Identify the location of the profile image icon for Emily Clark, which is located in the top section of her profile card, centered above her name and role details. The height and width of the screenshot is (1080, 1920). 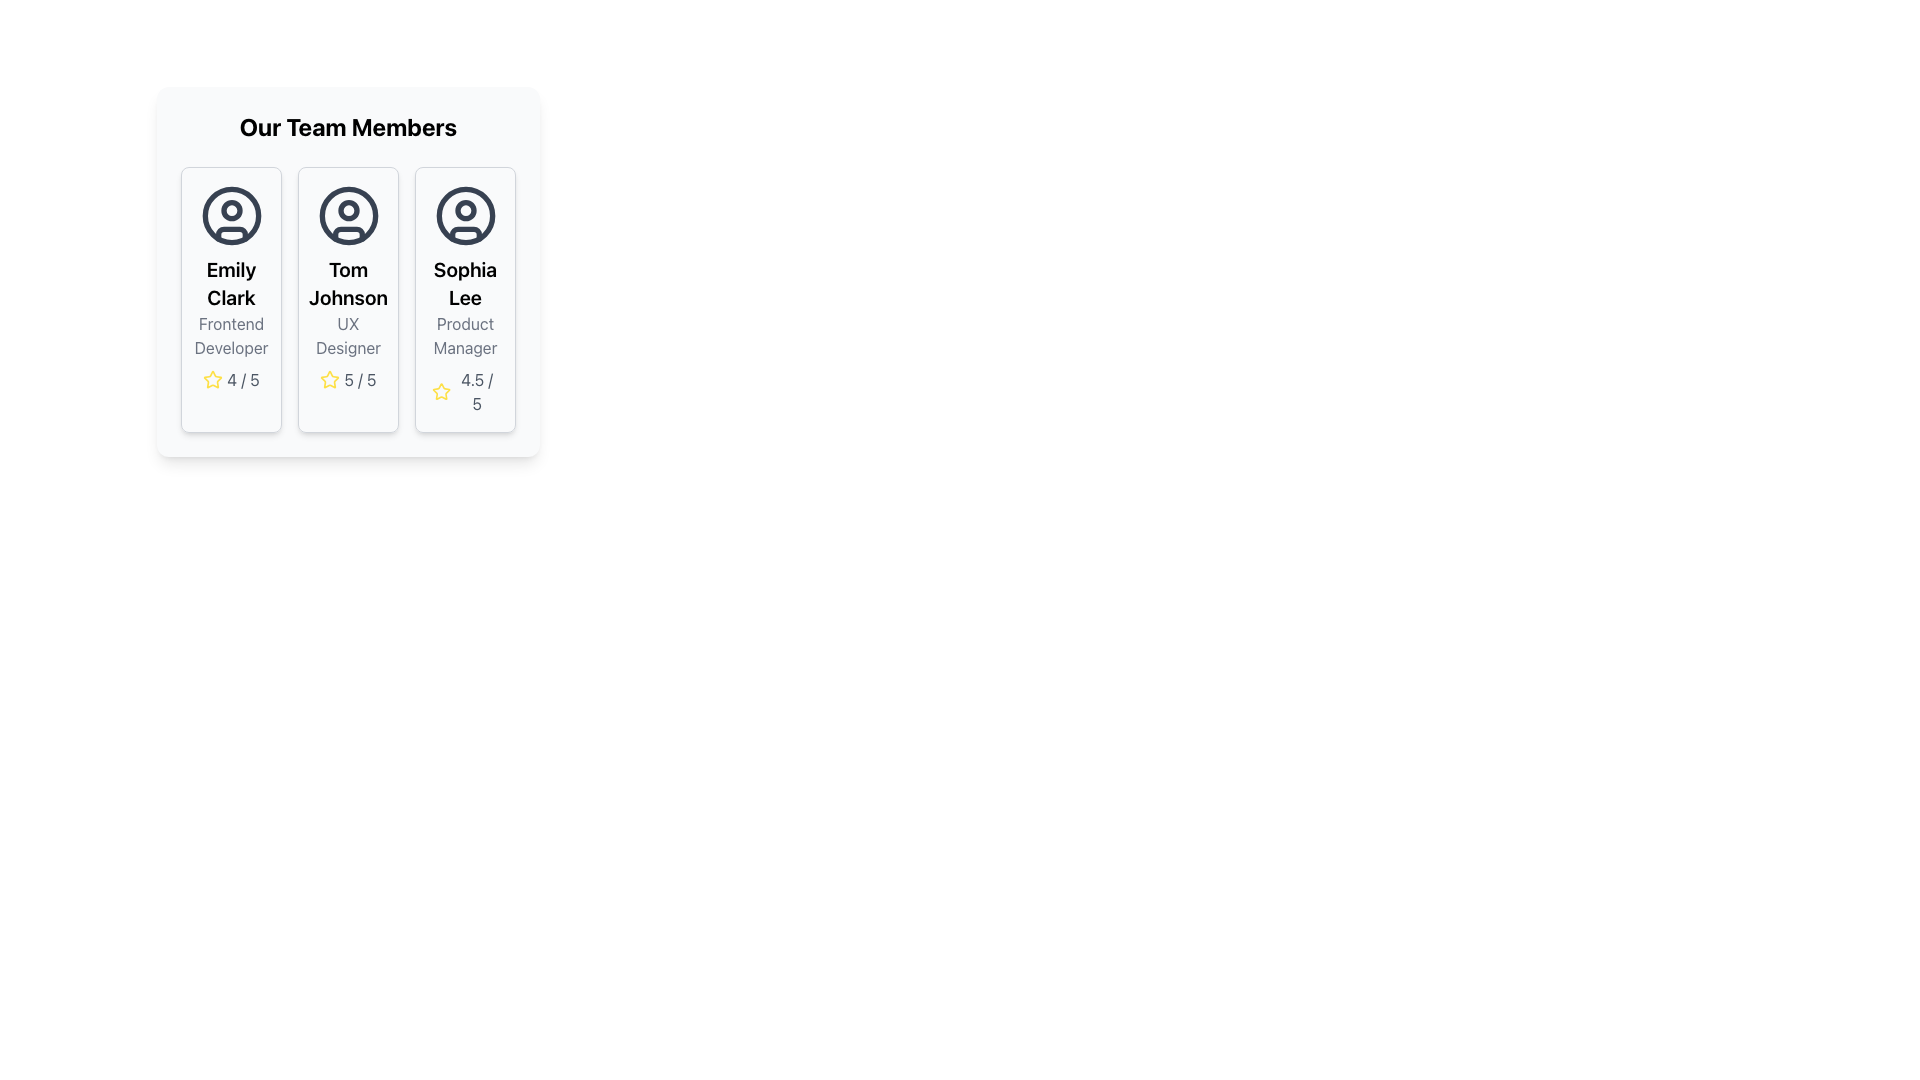
(231, 216).